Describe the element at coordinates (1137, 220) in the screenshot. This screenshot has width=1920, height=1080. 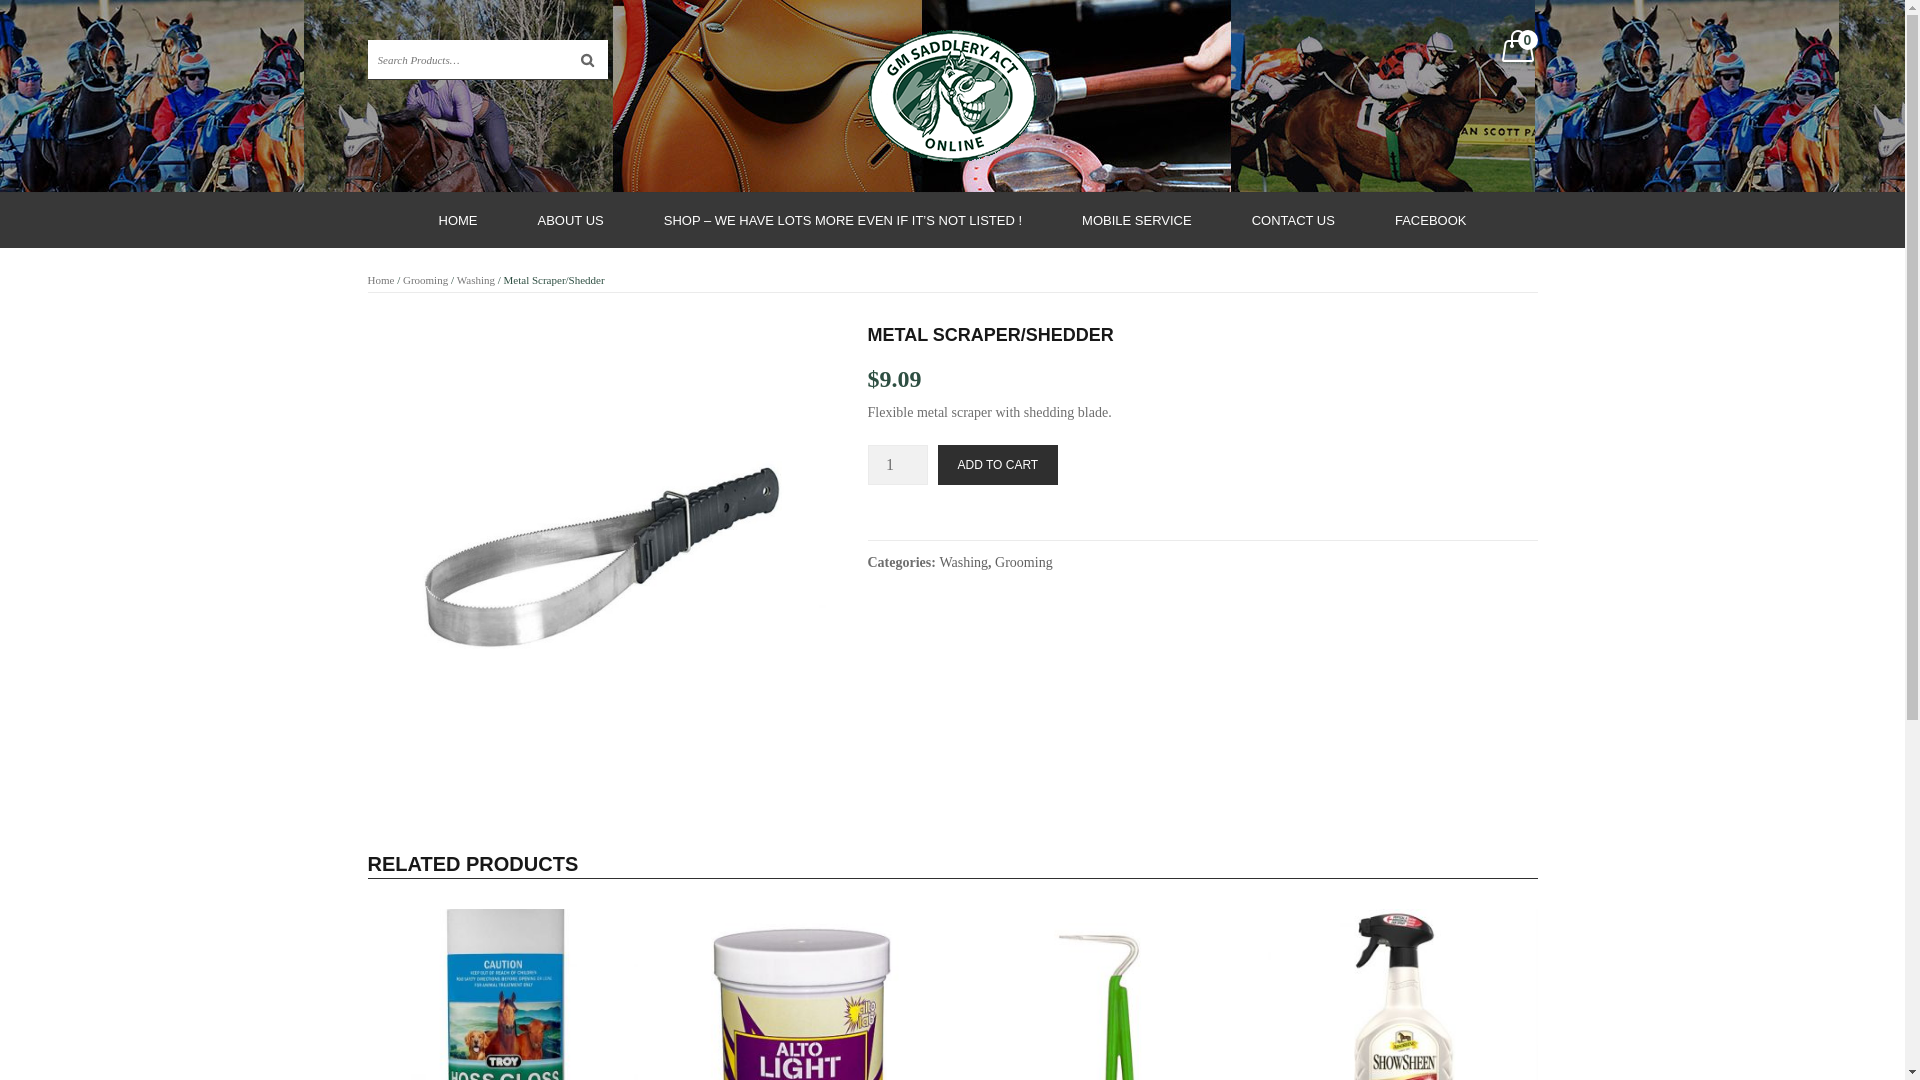
I see `'MOBILE SERVICE'` at that location.